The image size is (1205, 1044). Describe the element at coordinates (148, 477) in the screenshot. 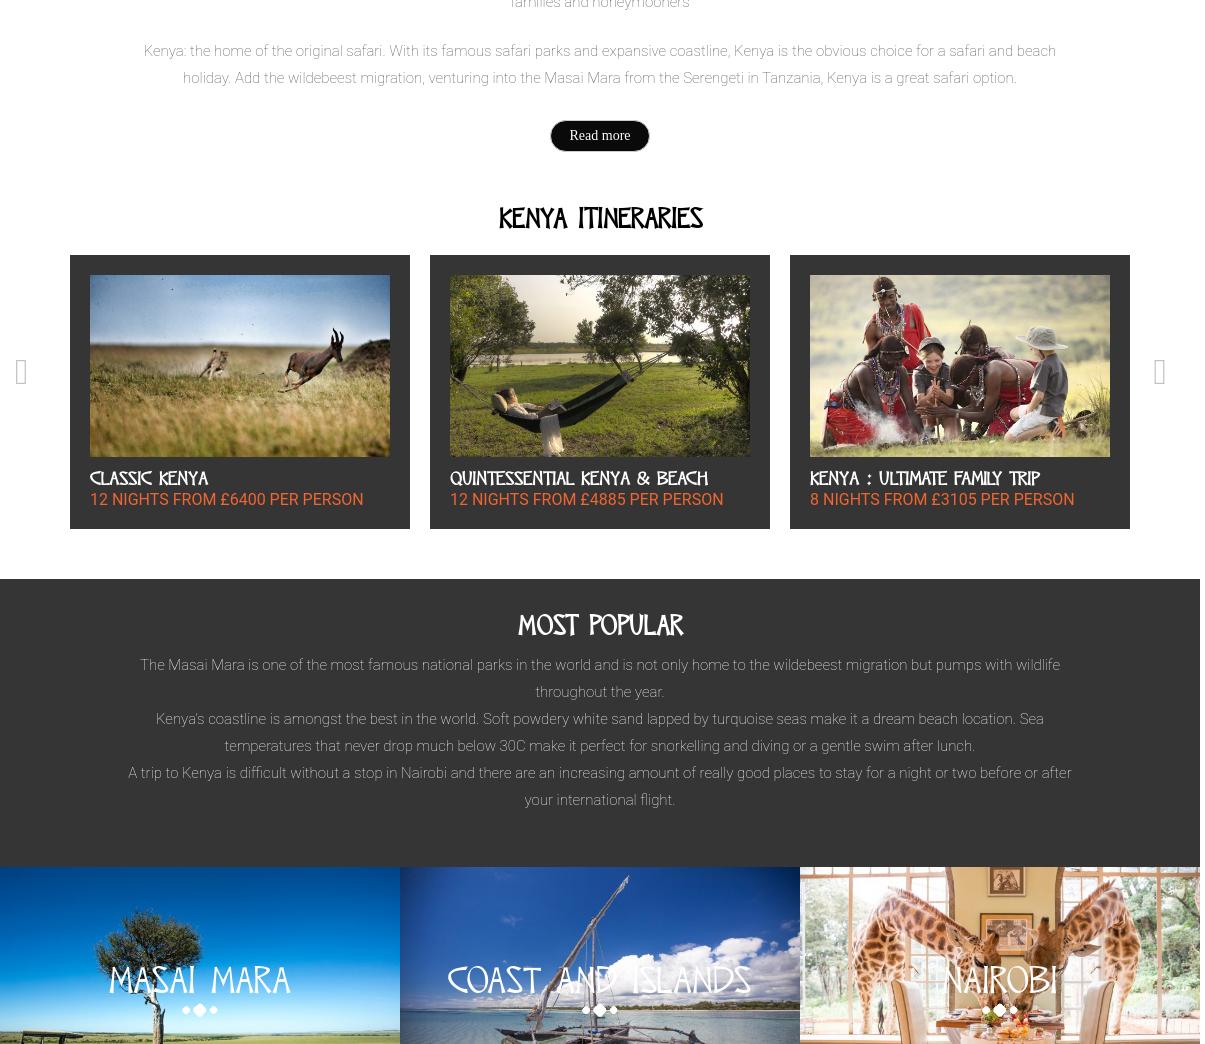

I see `'Classic Kenya'` at that location.